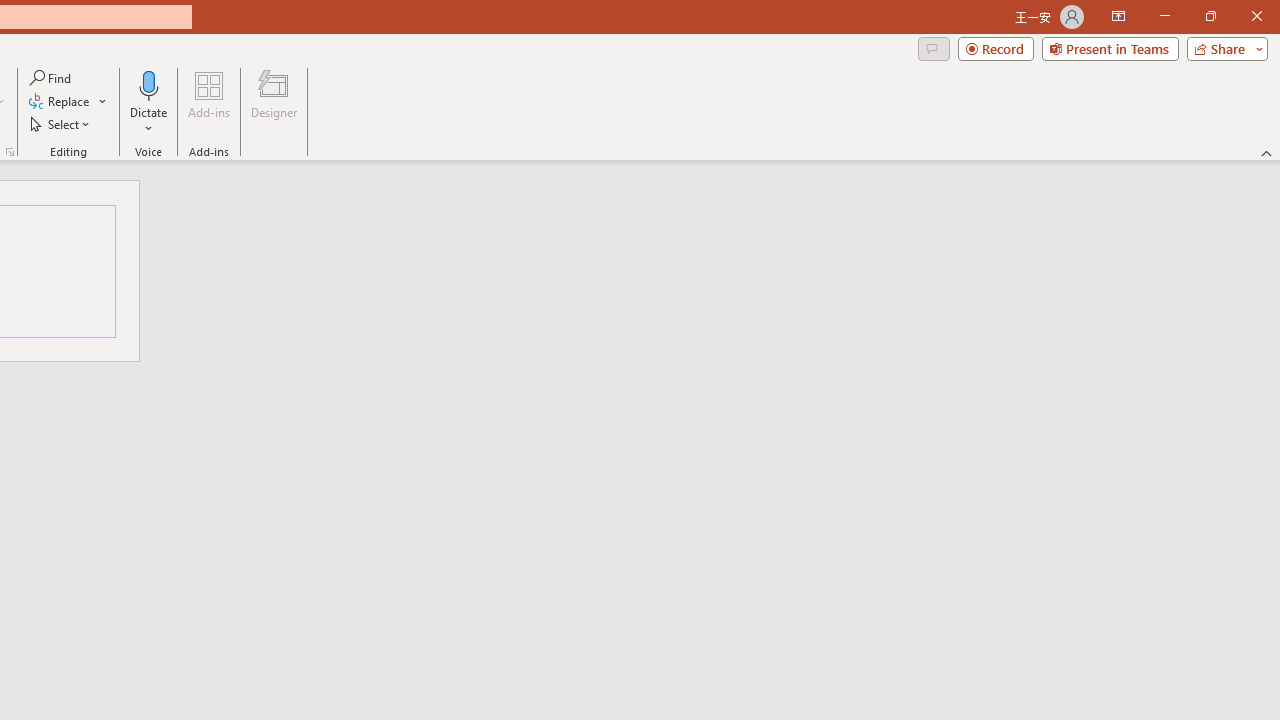 Image resolution: width=1280 pixels, height=720 pixels. I want to click on 'Close', so click(1255, 16).